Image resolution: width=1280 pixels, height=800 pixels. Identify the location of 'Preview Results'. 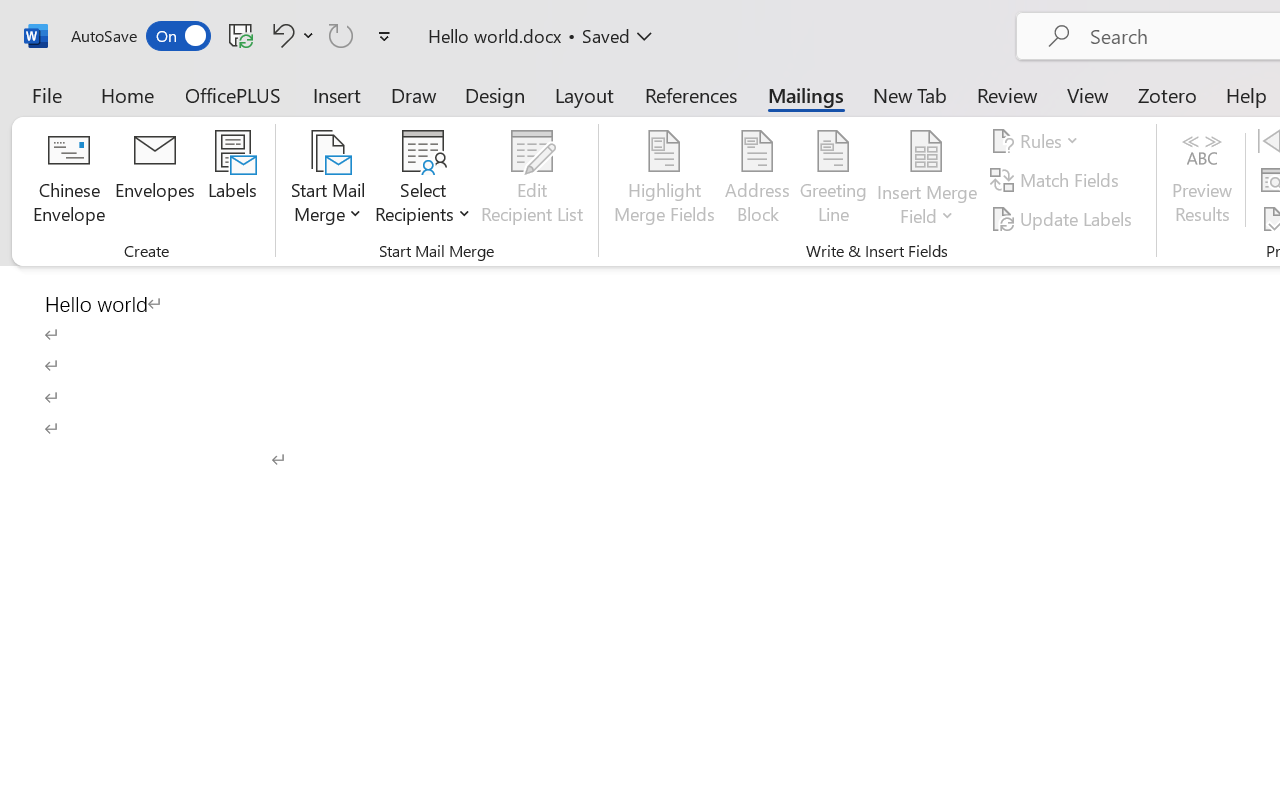
(1201, 179).